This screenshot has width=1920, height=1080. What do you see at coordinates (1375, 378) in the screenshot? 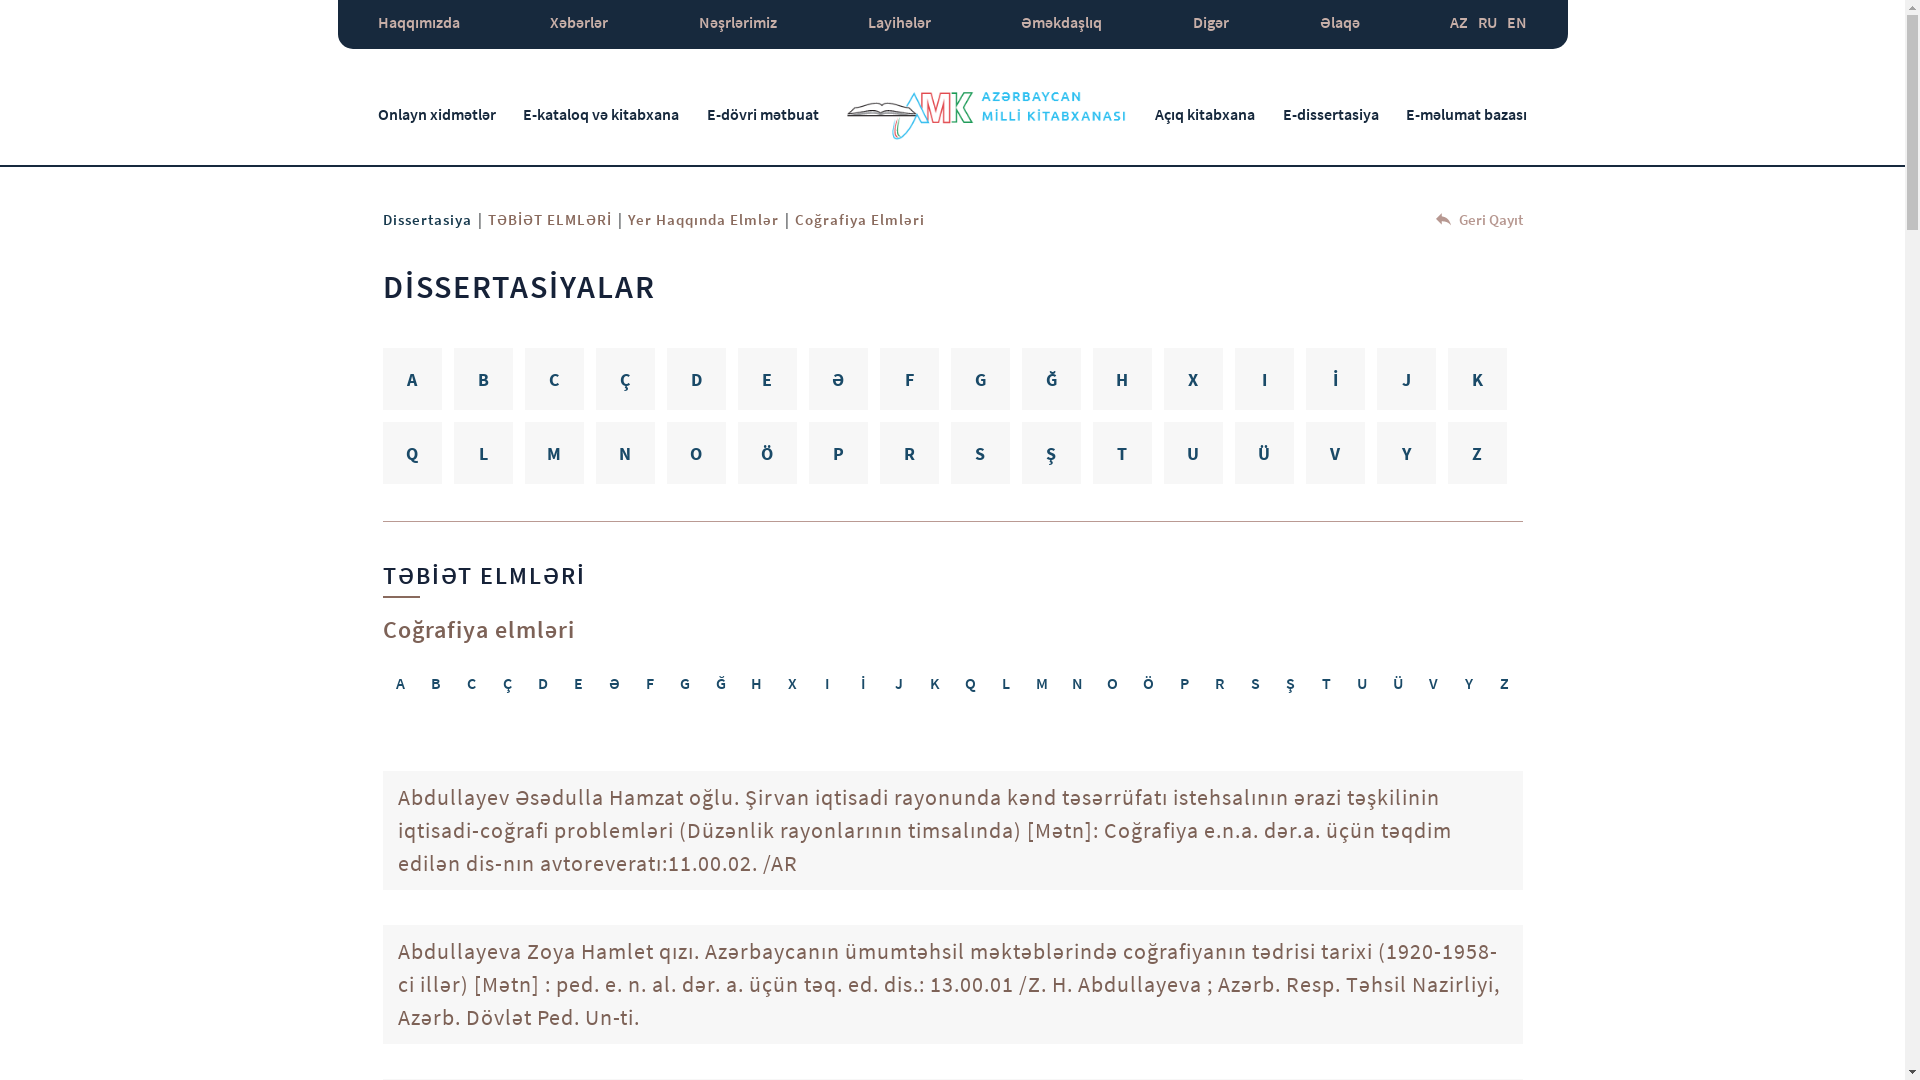
I see `'J'` at bounding box center [1375, 378].